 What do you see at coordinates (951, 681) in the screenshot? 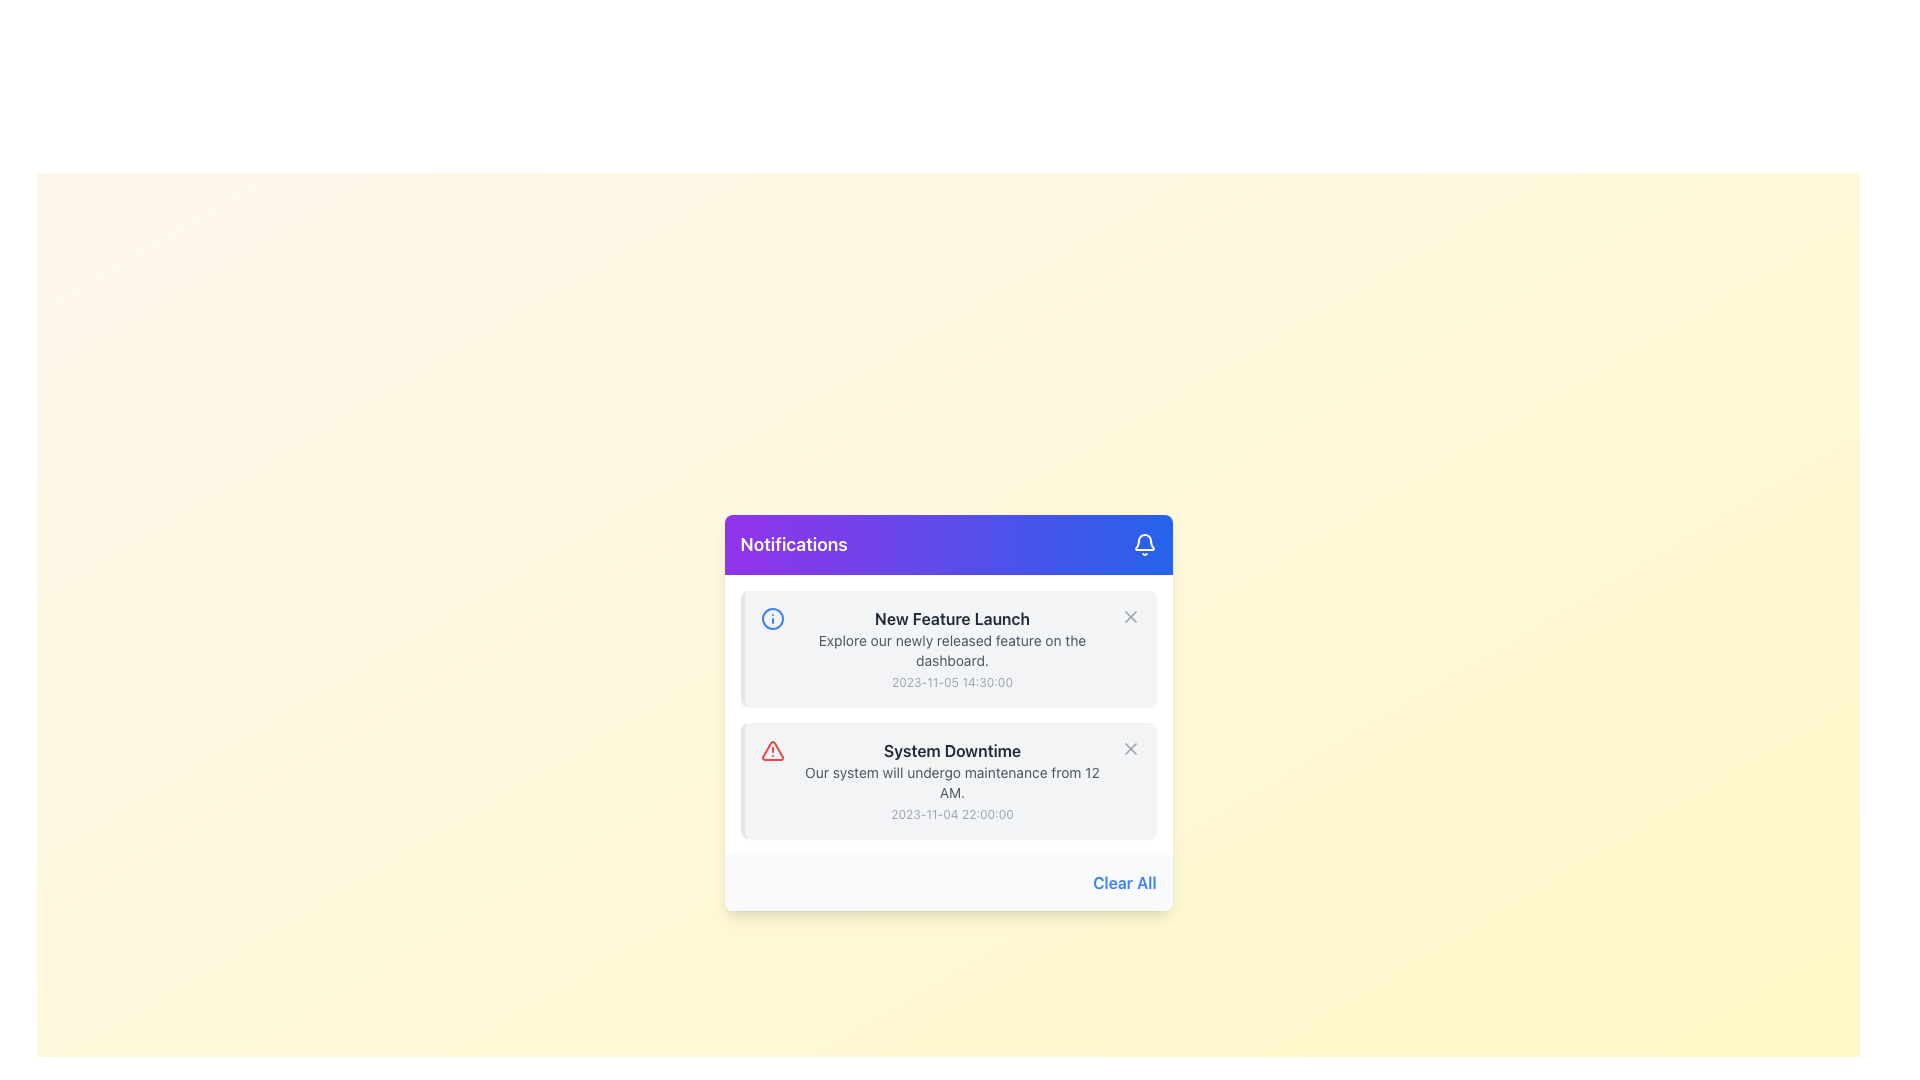
I see `the Text display showing the precise timestamp of the notification at the bottom of the 'New Feature Launch' card` at bounding box center [951, 681].